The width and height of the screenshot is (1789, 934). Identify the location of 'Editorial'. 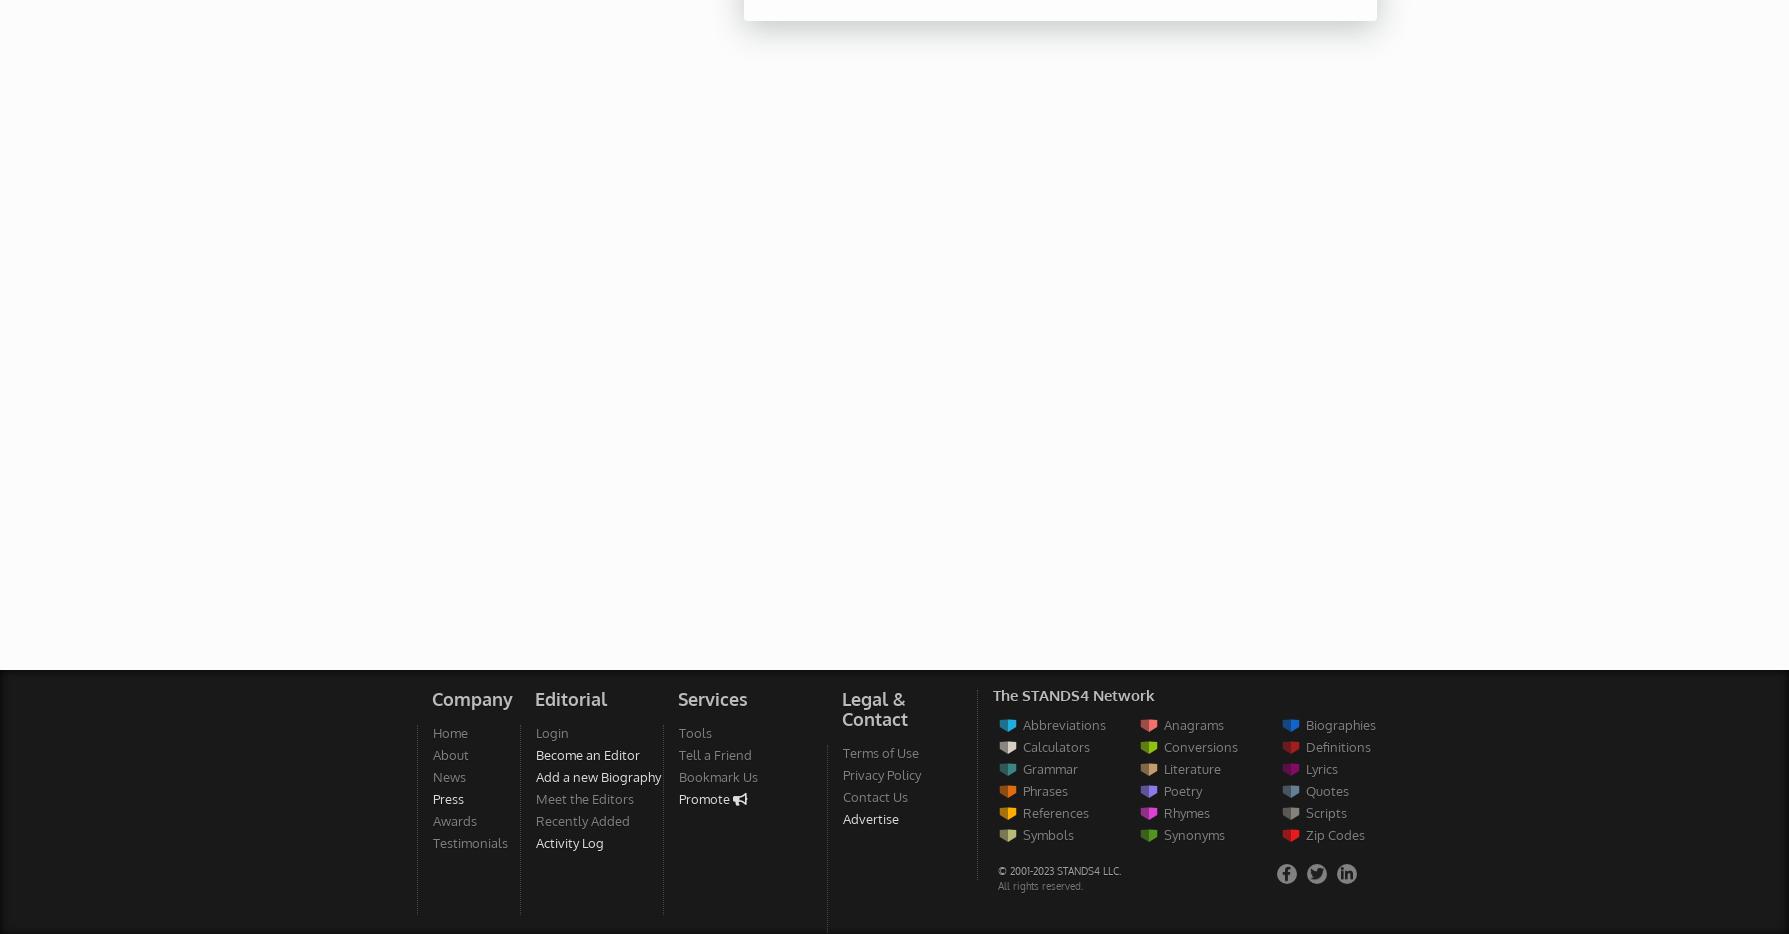
(568, 698).